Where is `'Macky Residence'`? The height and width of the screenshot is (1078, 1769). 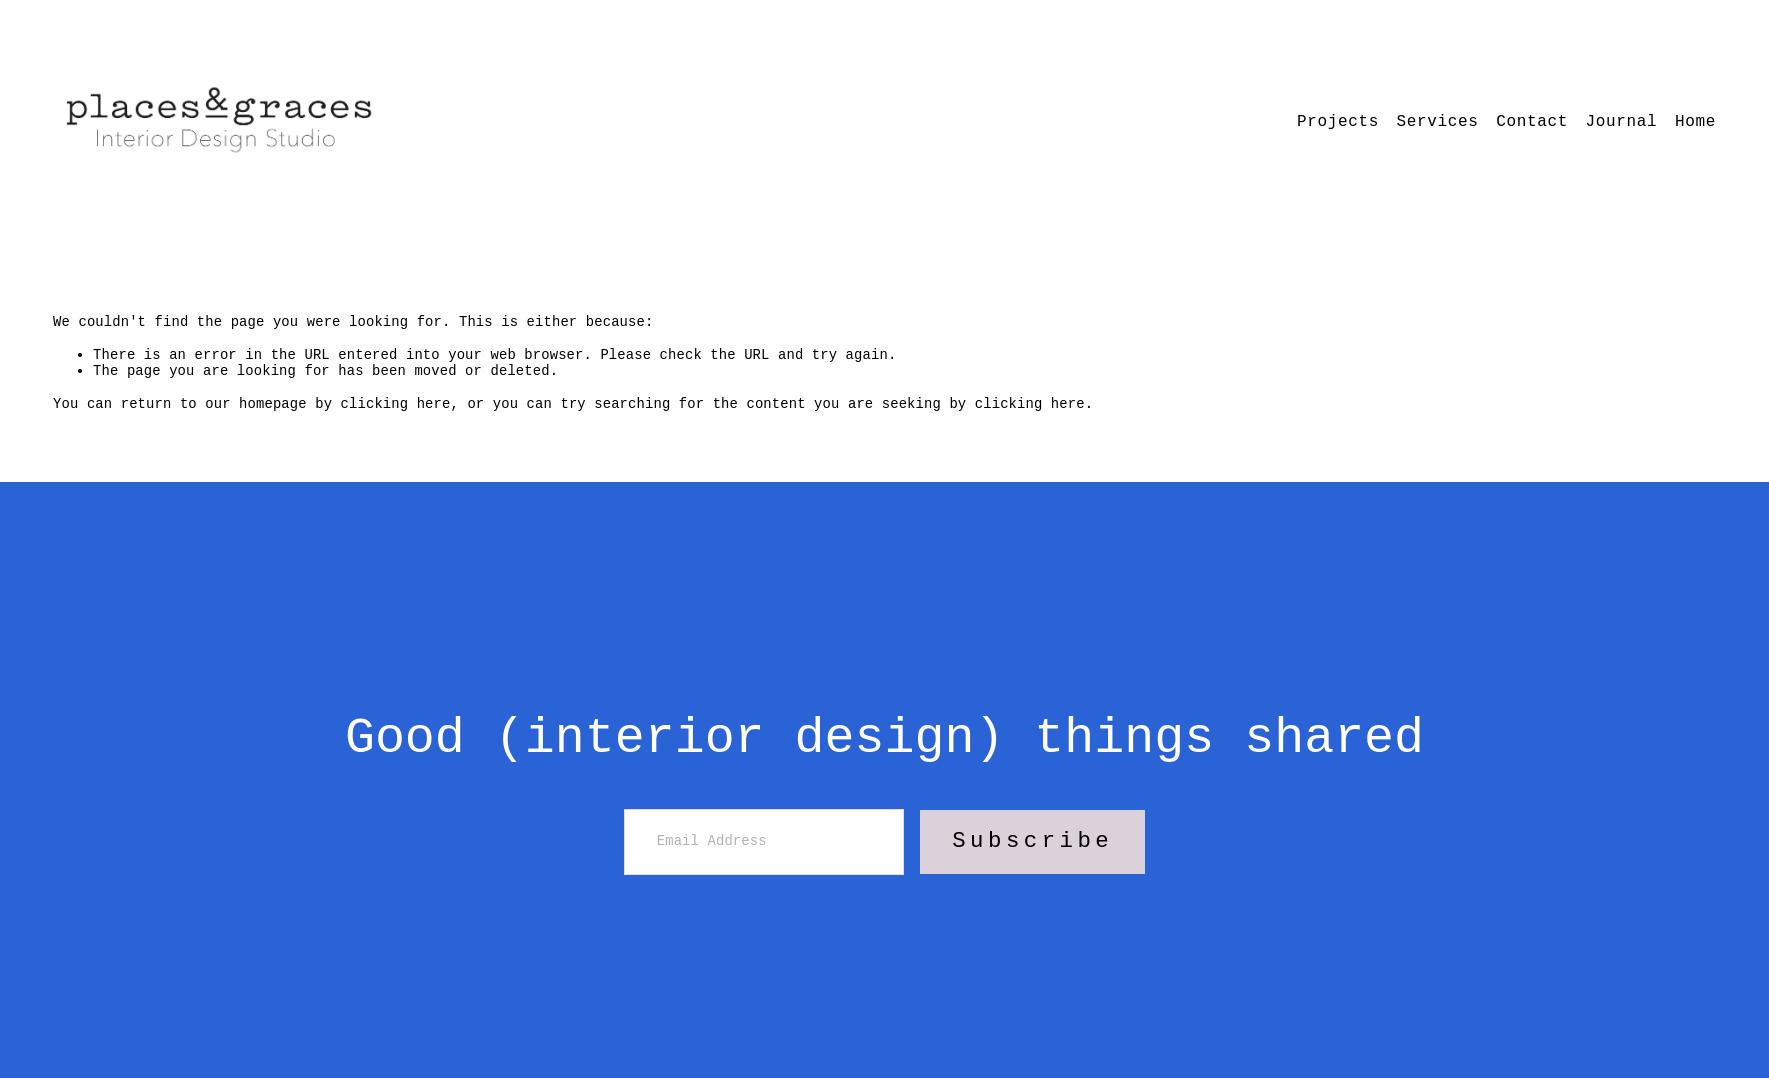
'Macky Residence' is located at coordinates (1301, 248).